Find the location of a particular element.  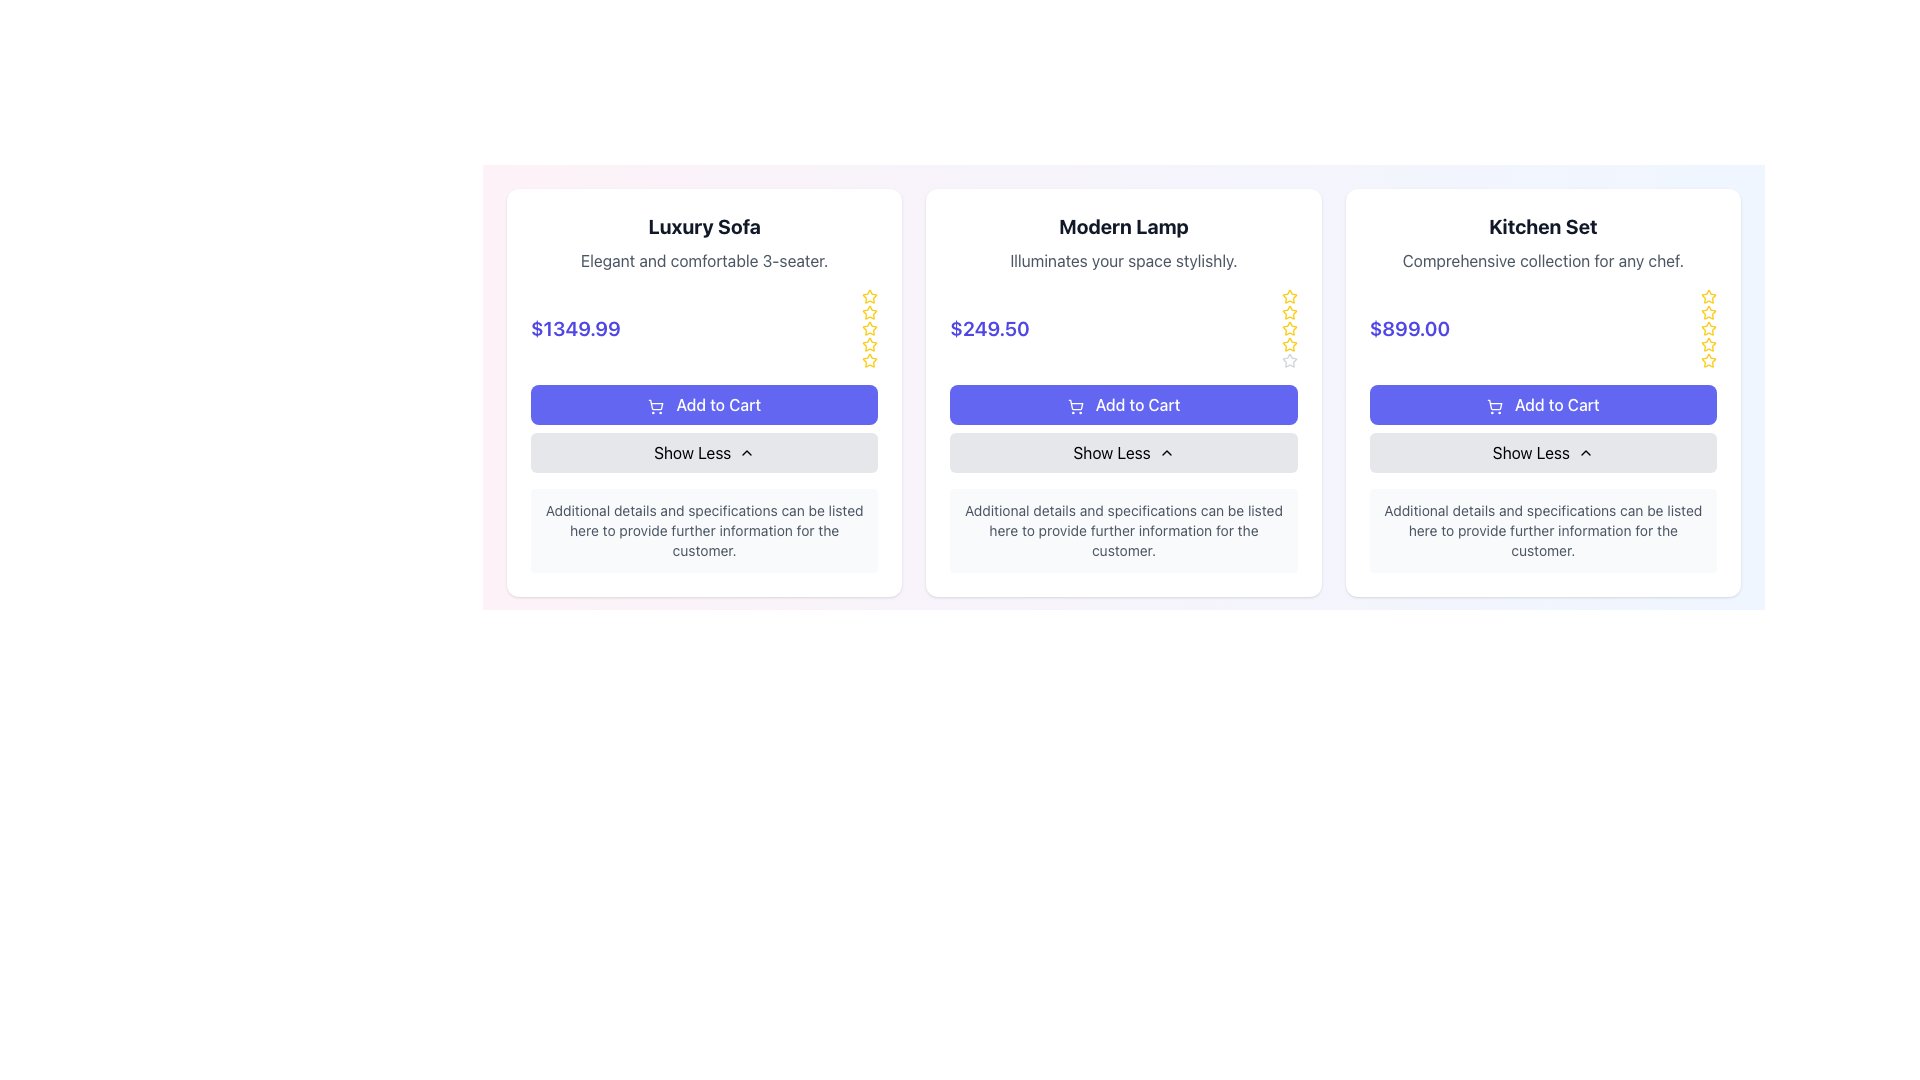

the fifth star-shaped rating icon with a yellow outline, located to the right of the product title 'Modern Lamp' in the central card of the interface is located at coordinates (1289, 327).